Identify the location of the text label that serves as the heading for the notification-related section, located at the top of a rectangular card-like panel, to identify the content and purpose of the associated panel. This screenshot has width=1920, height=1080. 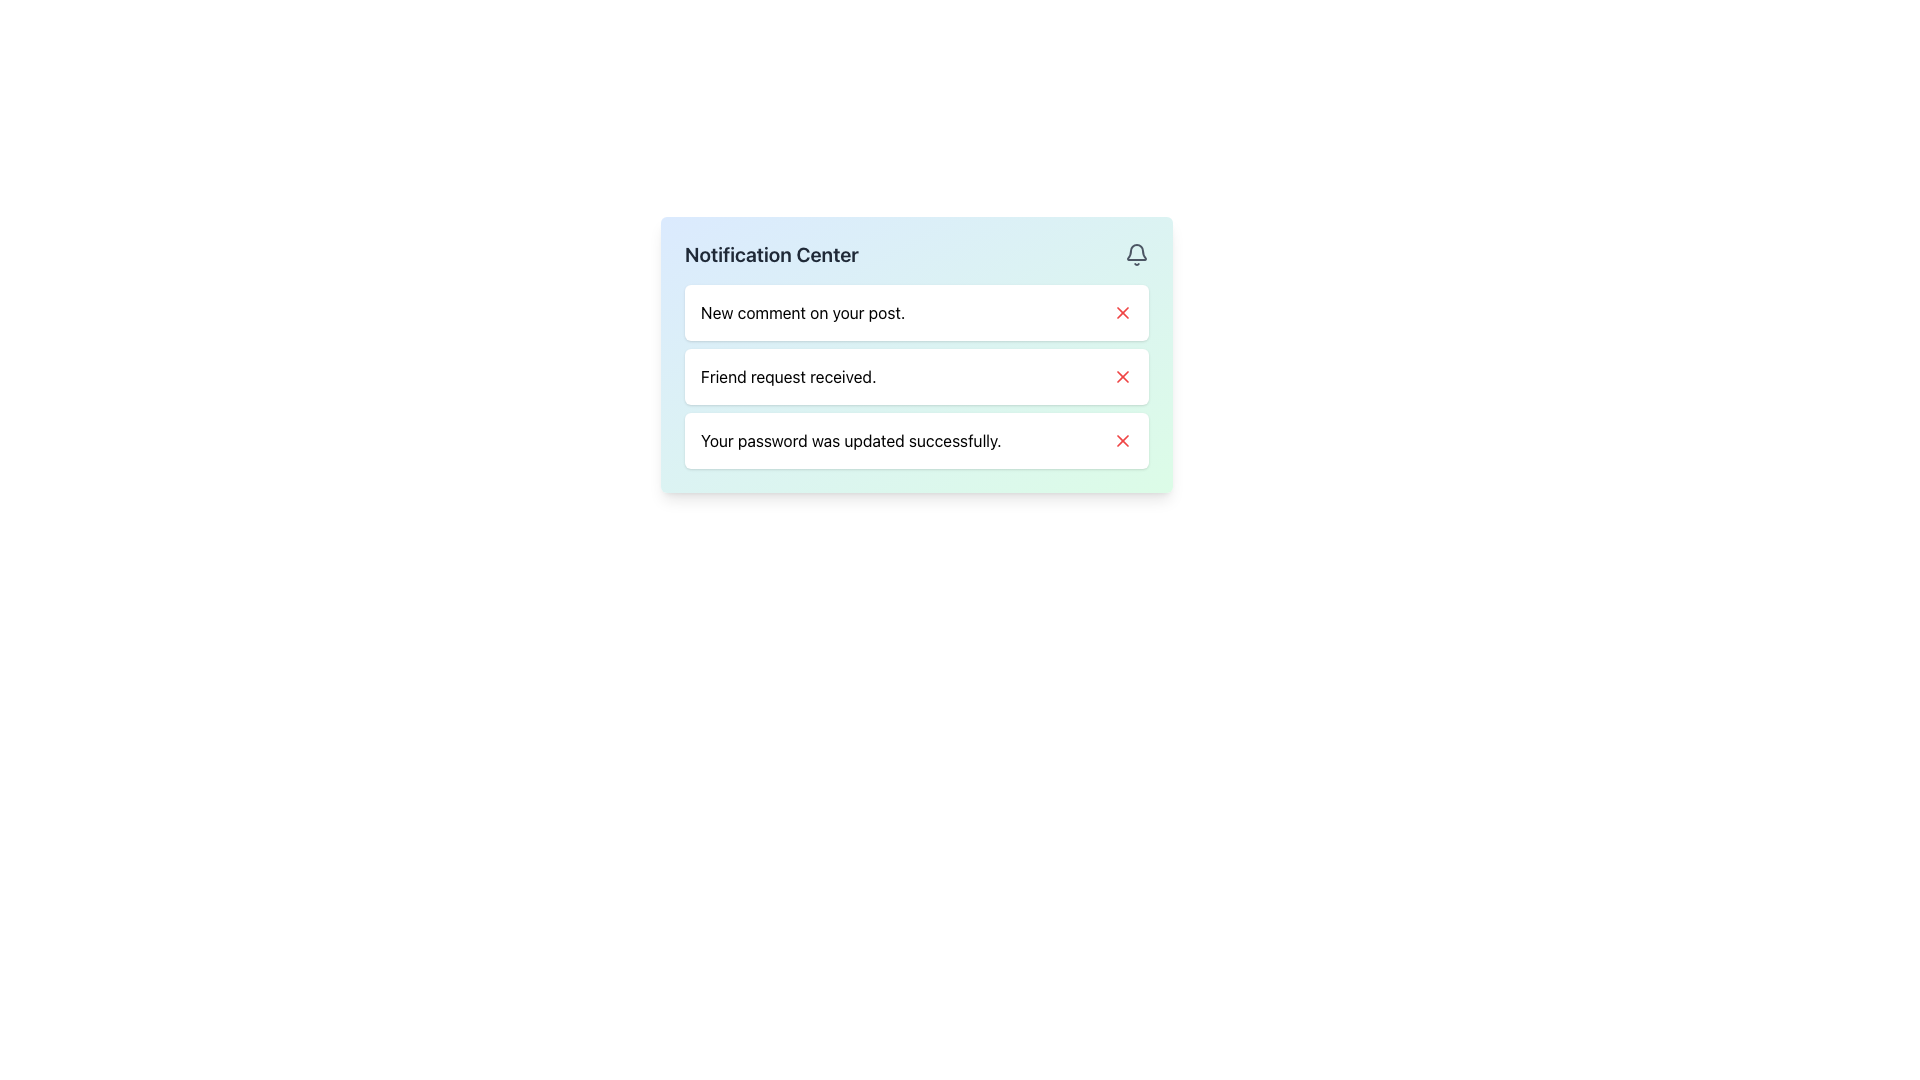
(771, 253).